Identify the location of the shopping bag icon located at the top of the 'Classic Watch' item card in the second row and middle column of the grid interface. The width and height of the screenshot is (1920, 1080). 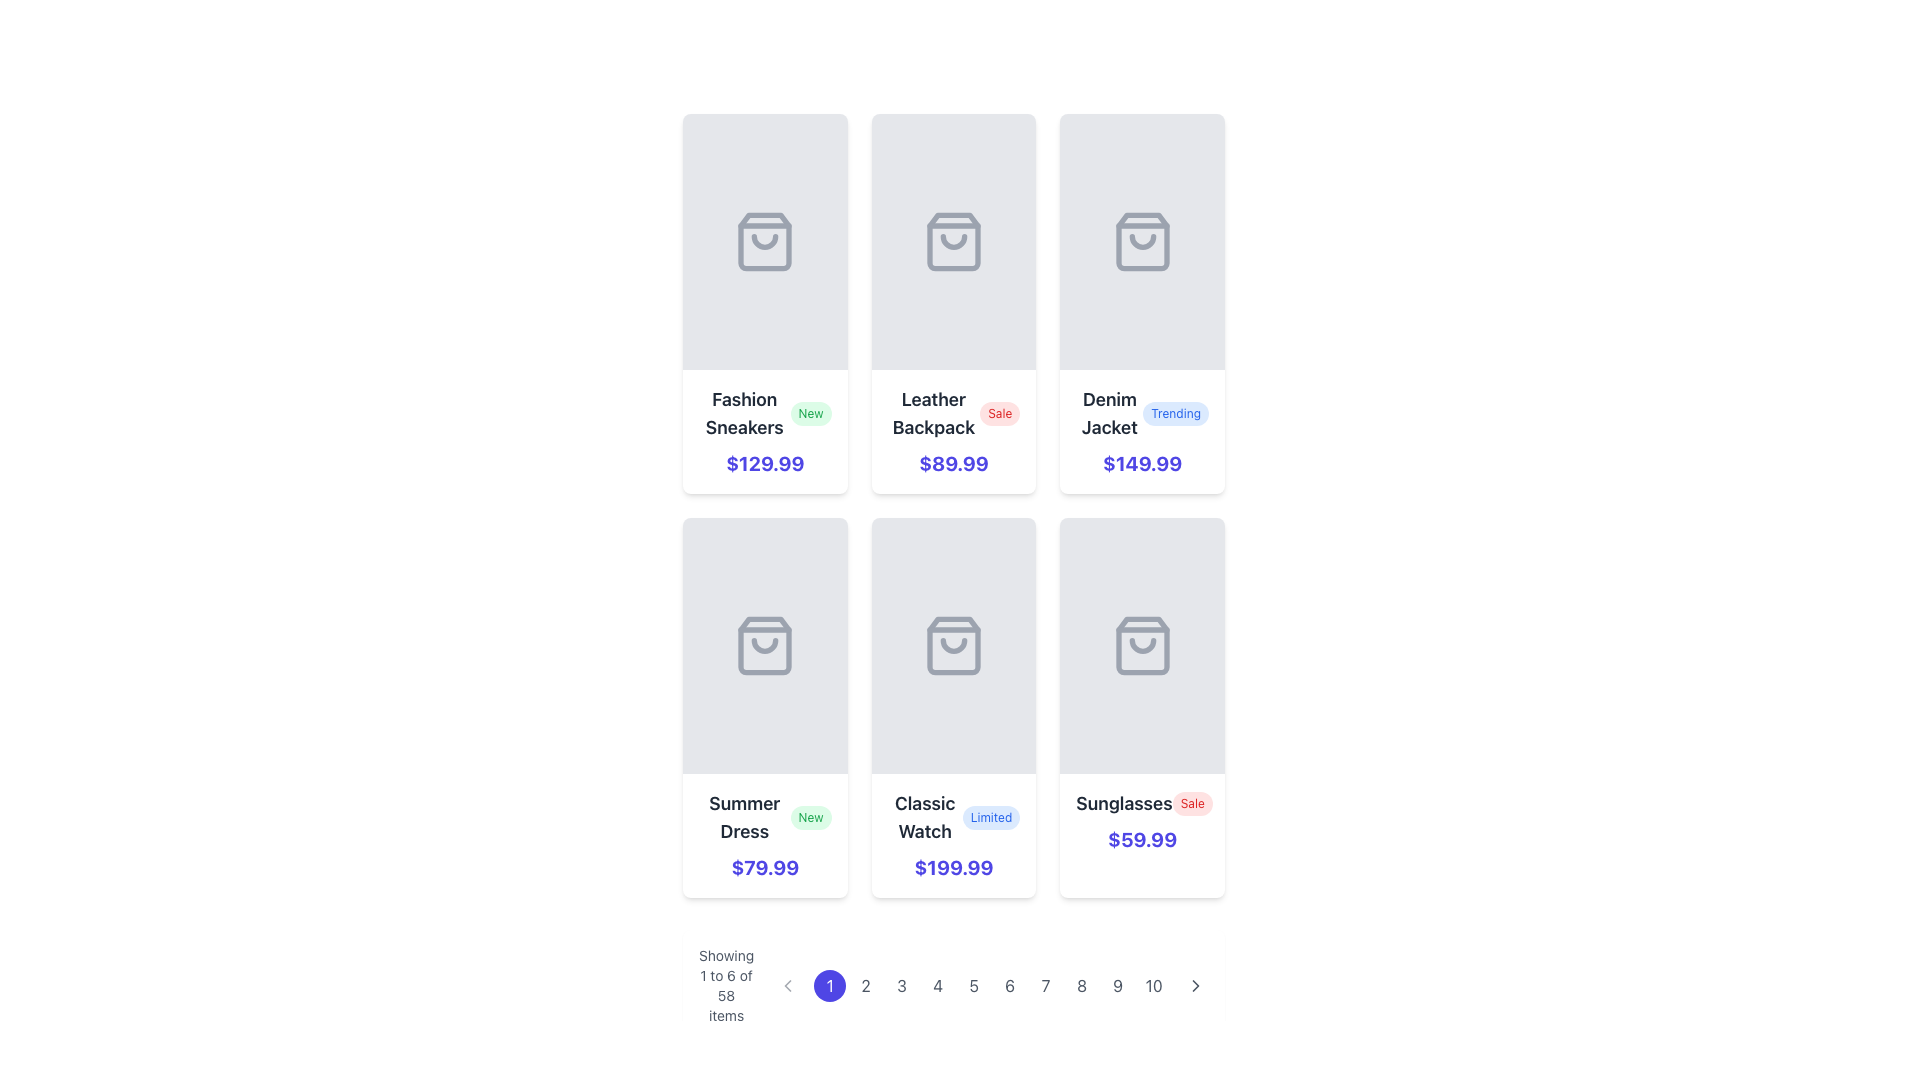
(953, 645).